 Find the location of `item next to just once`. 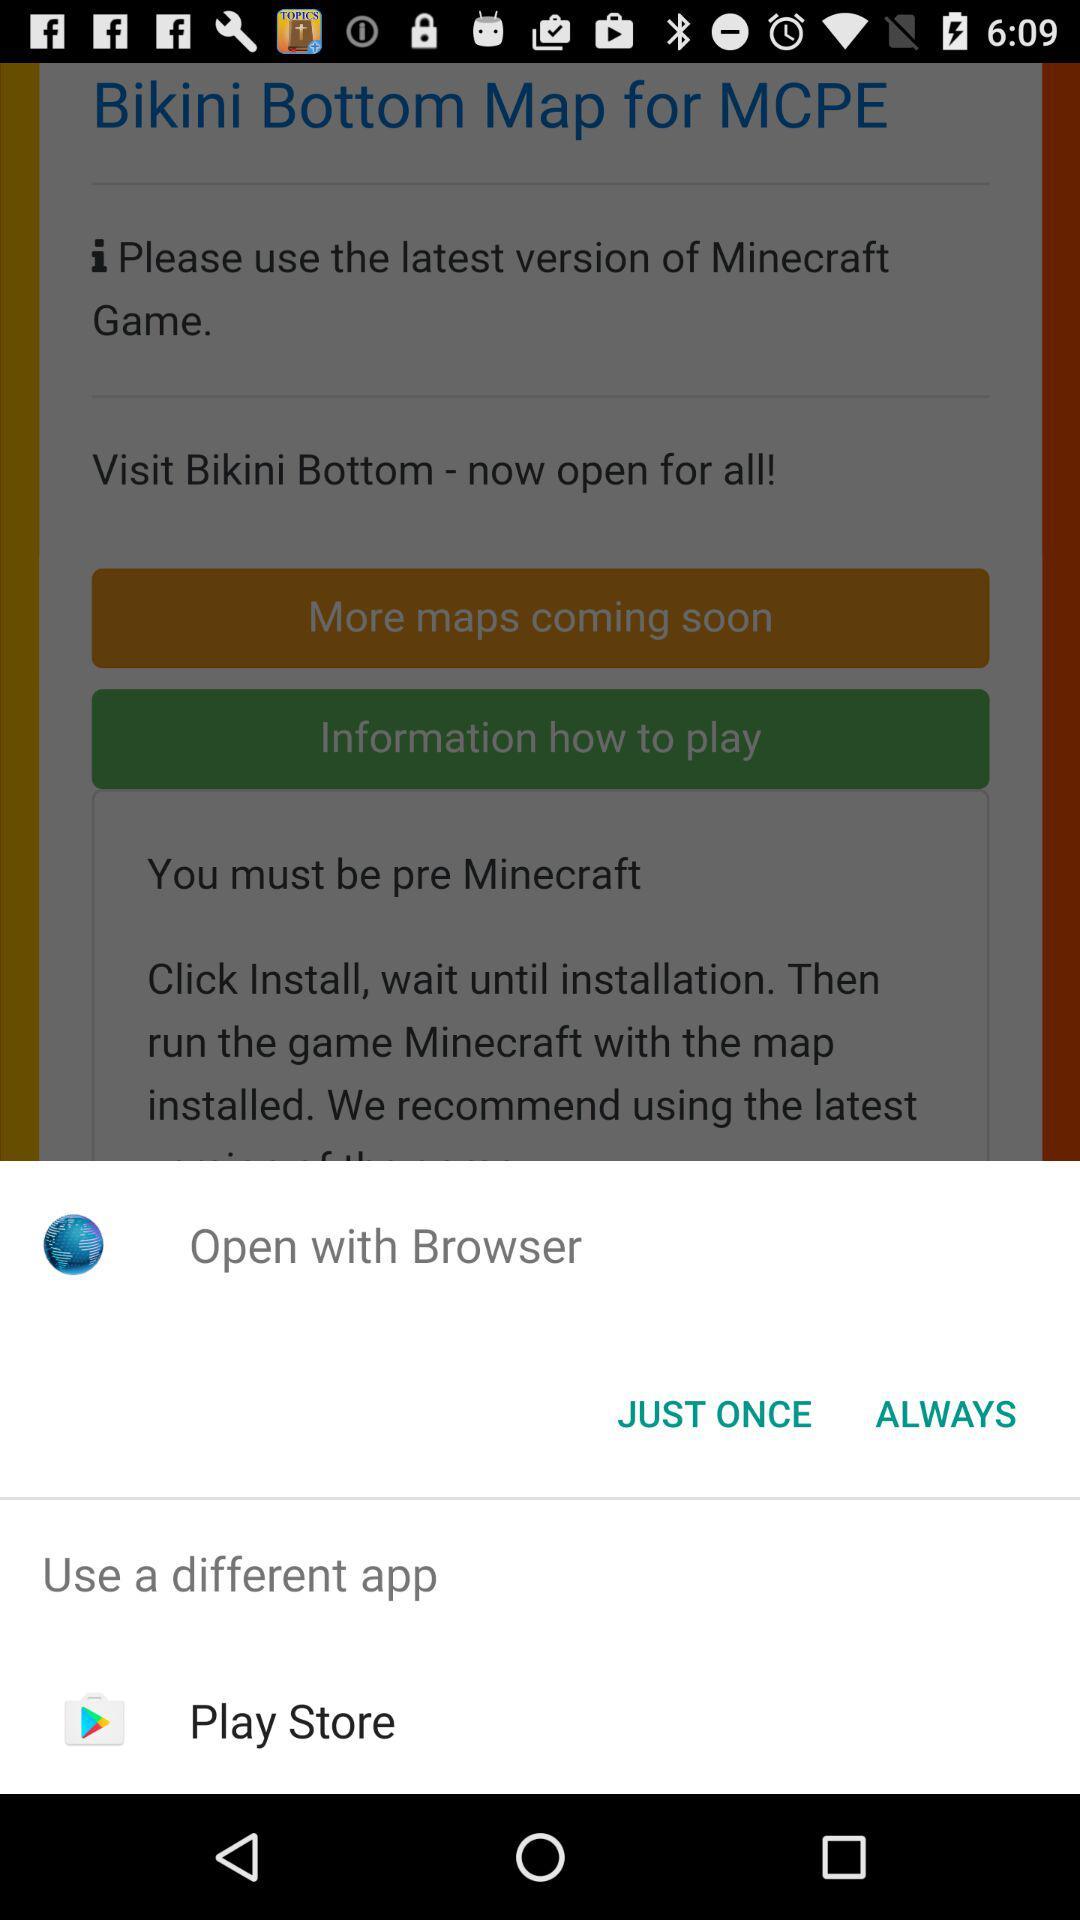

item next to just once is located at coordinates (945, 1411).